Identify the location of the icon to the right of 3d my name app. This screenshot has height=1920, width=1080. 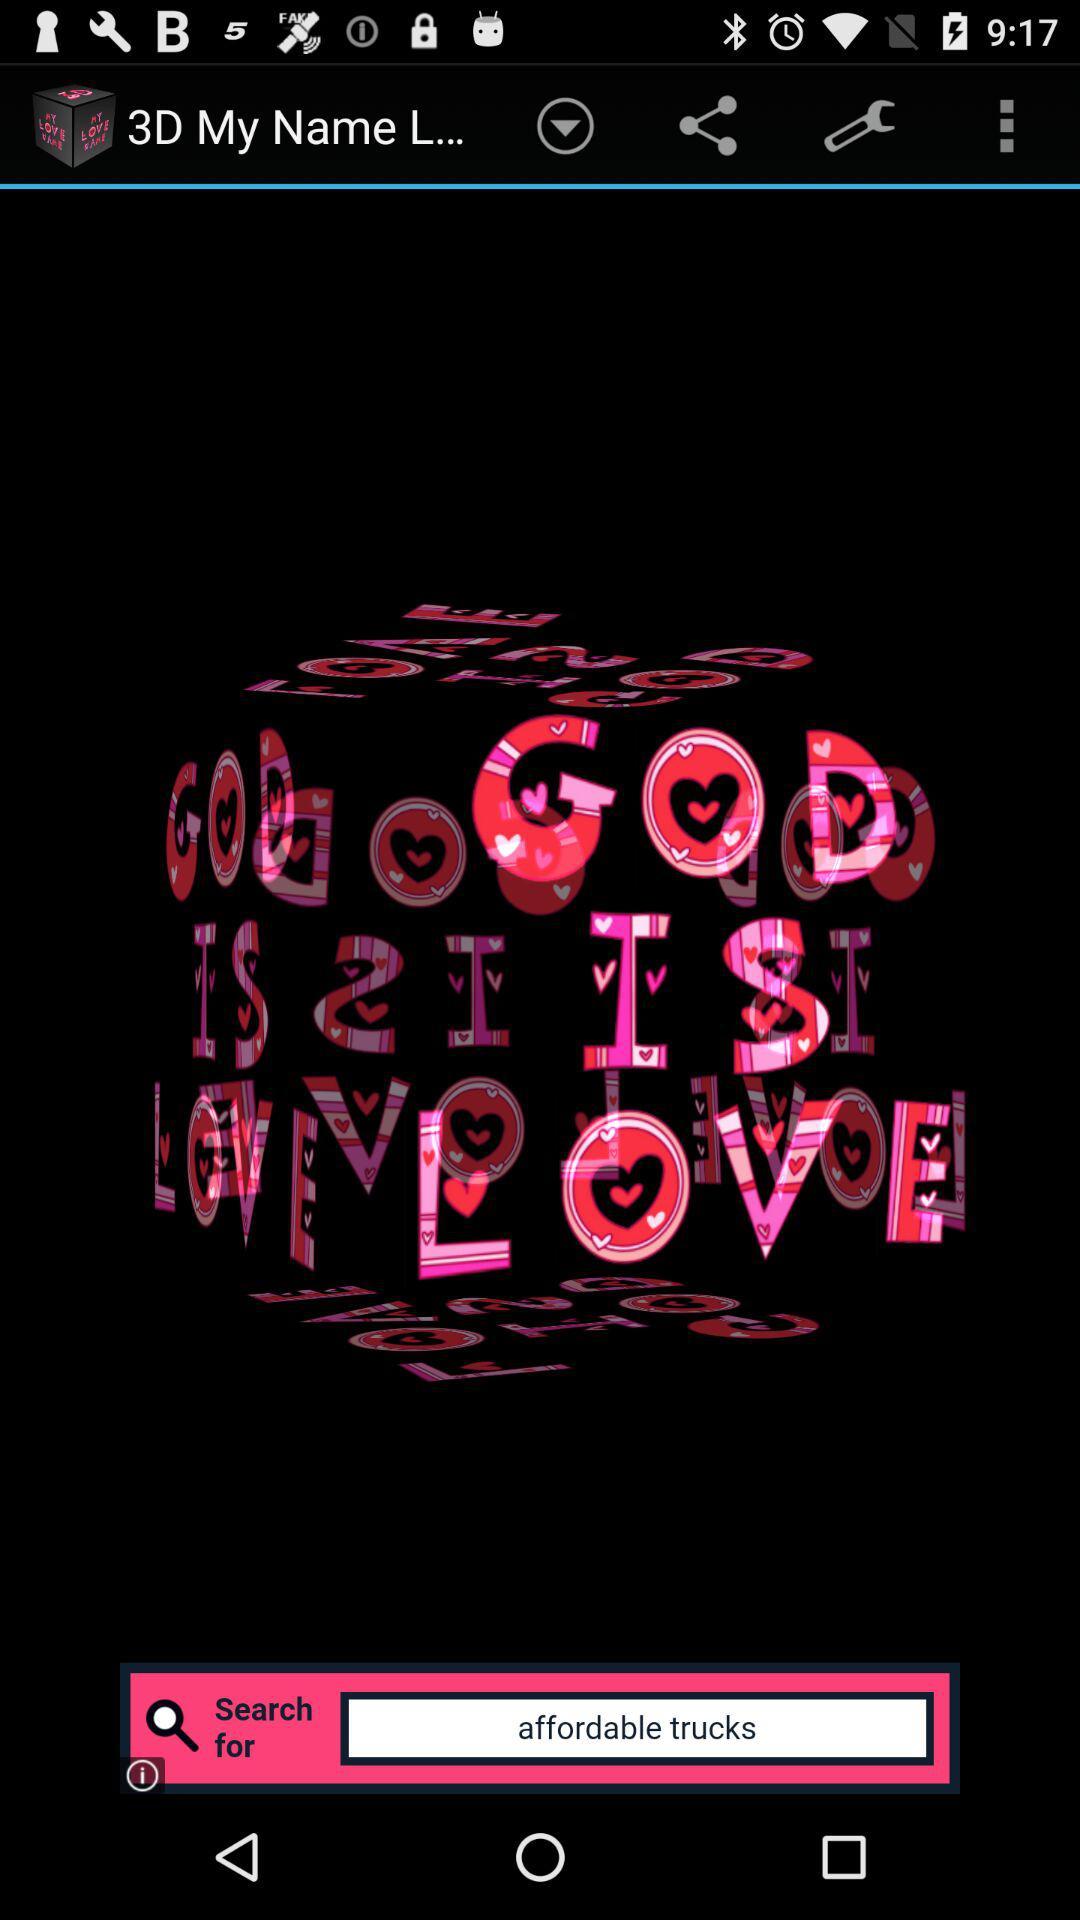
(565, 124).